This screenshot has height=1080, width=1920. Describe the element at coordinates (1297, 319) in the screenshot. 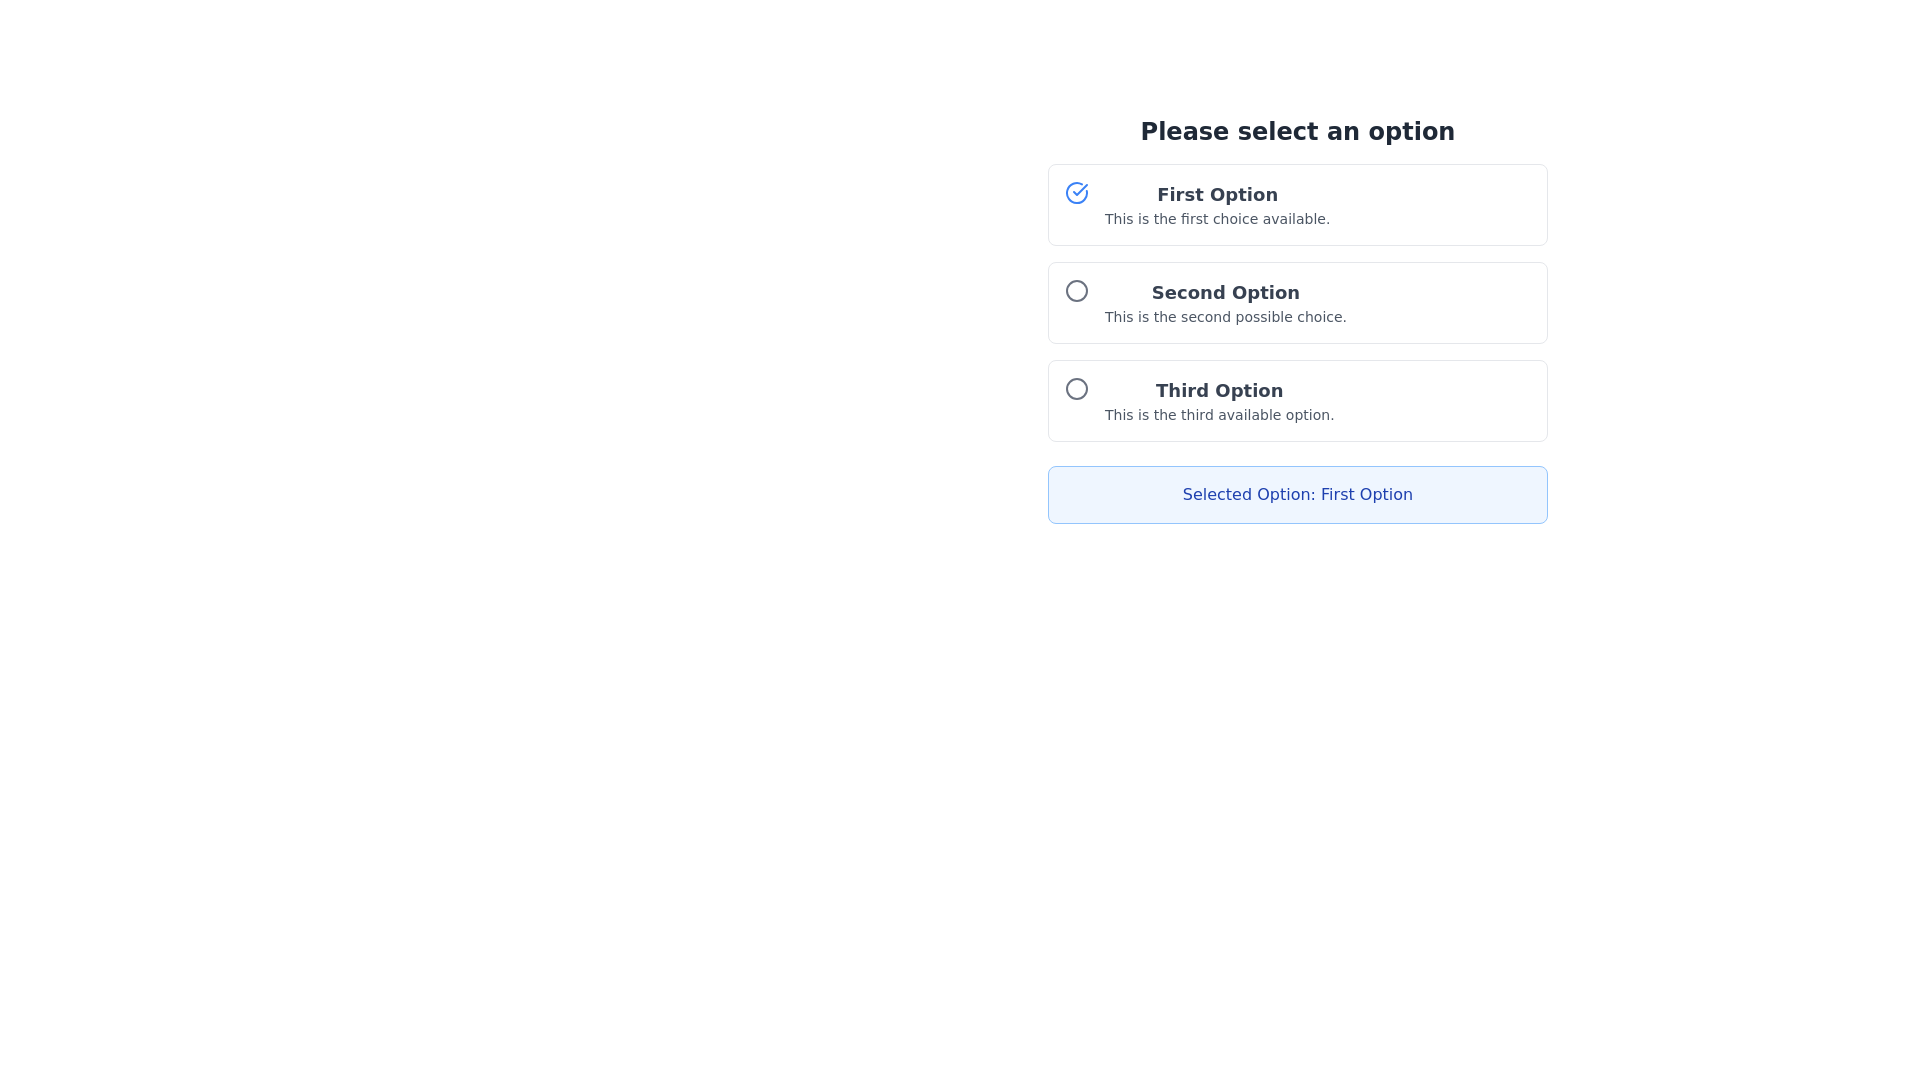

I see `the second interactive selection item, which is styled with a border and background, containing a bold title and a descriptive subtitle, located under the header 'Please select an option'` at that location.